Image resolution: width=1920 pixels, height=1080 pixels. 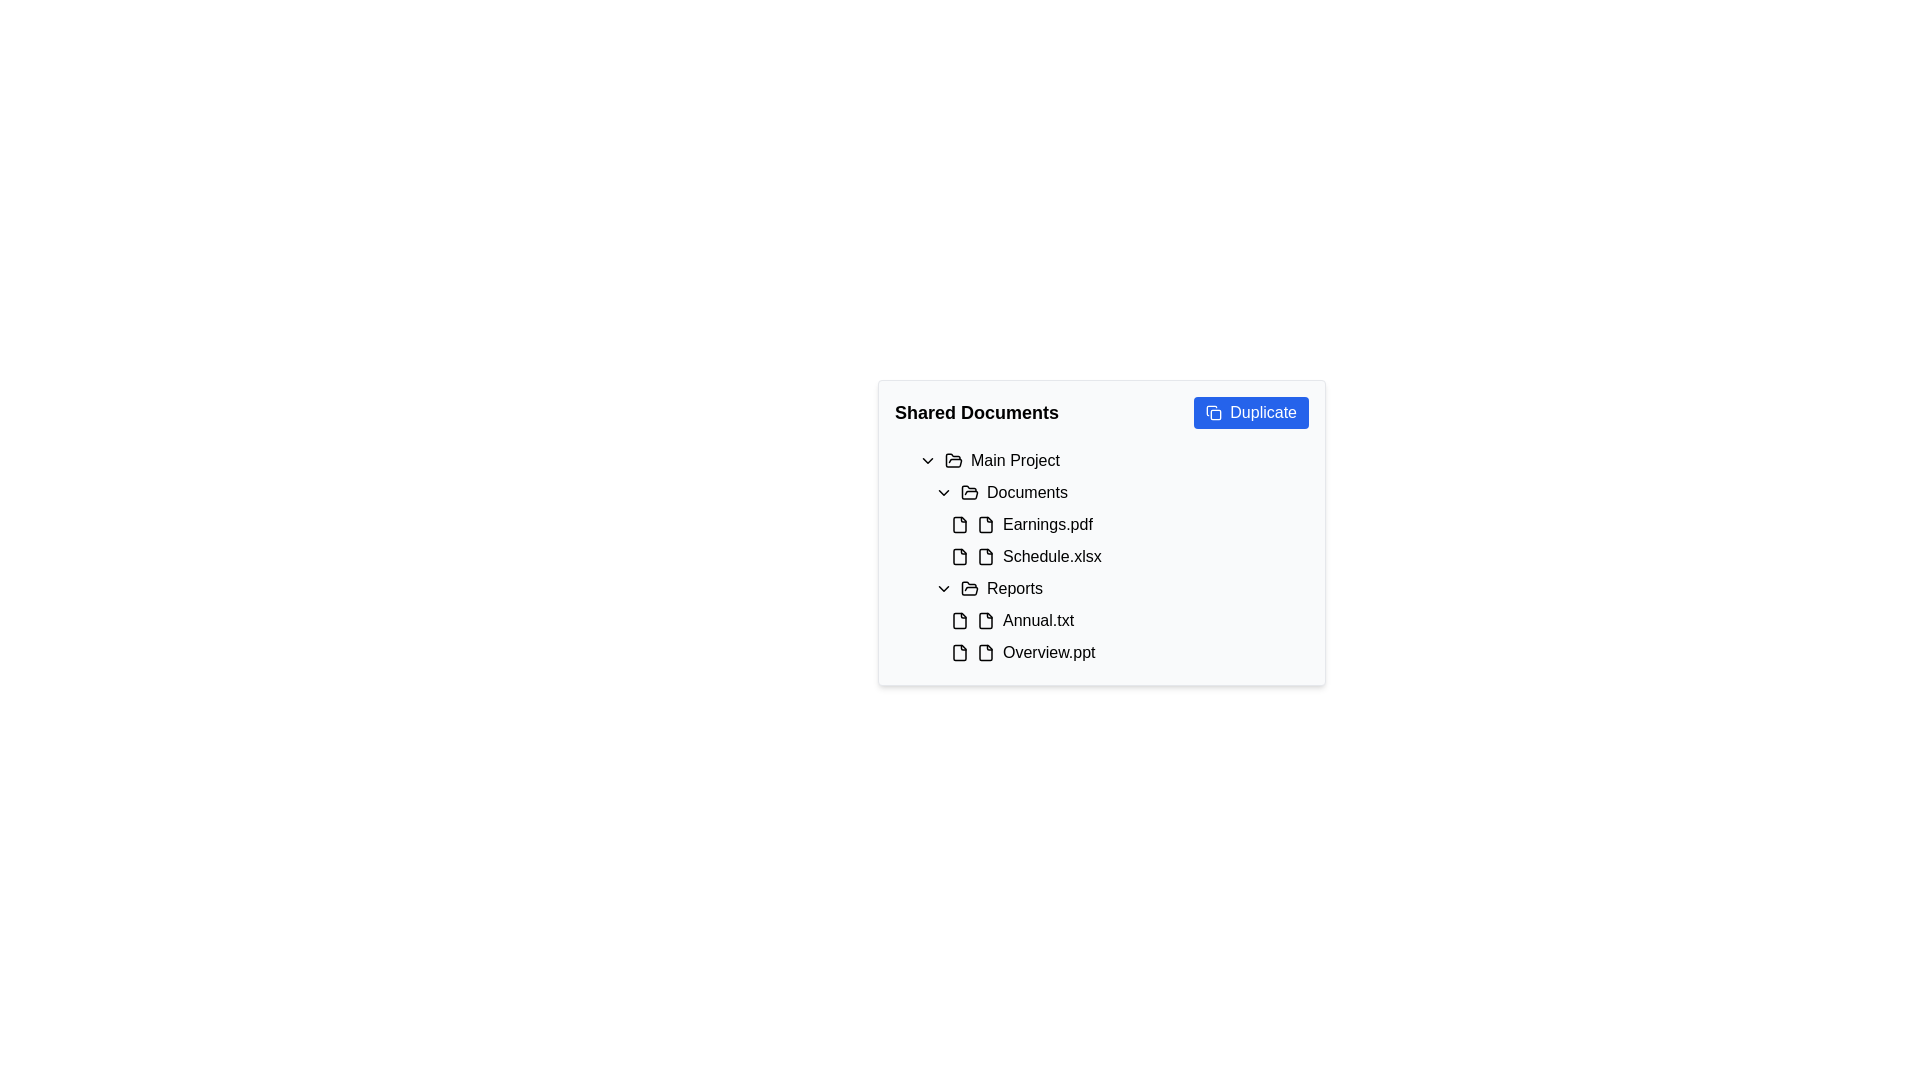 I want to click on the icon representing the file 'Annual.txt' located, so click(x=985, y=620).